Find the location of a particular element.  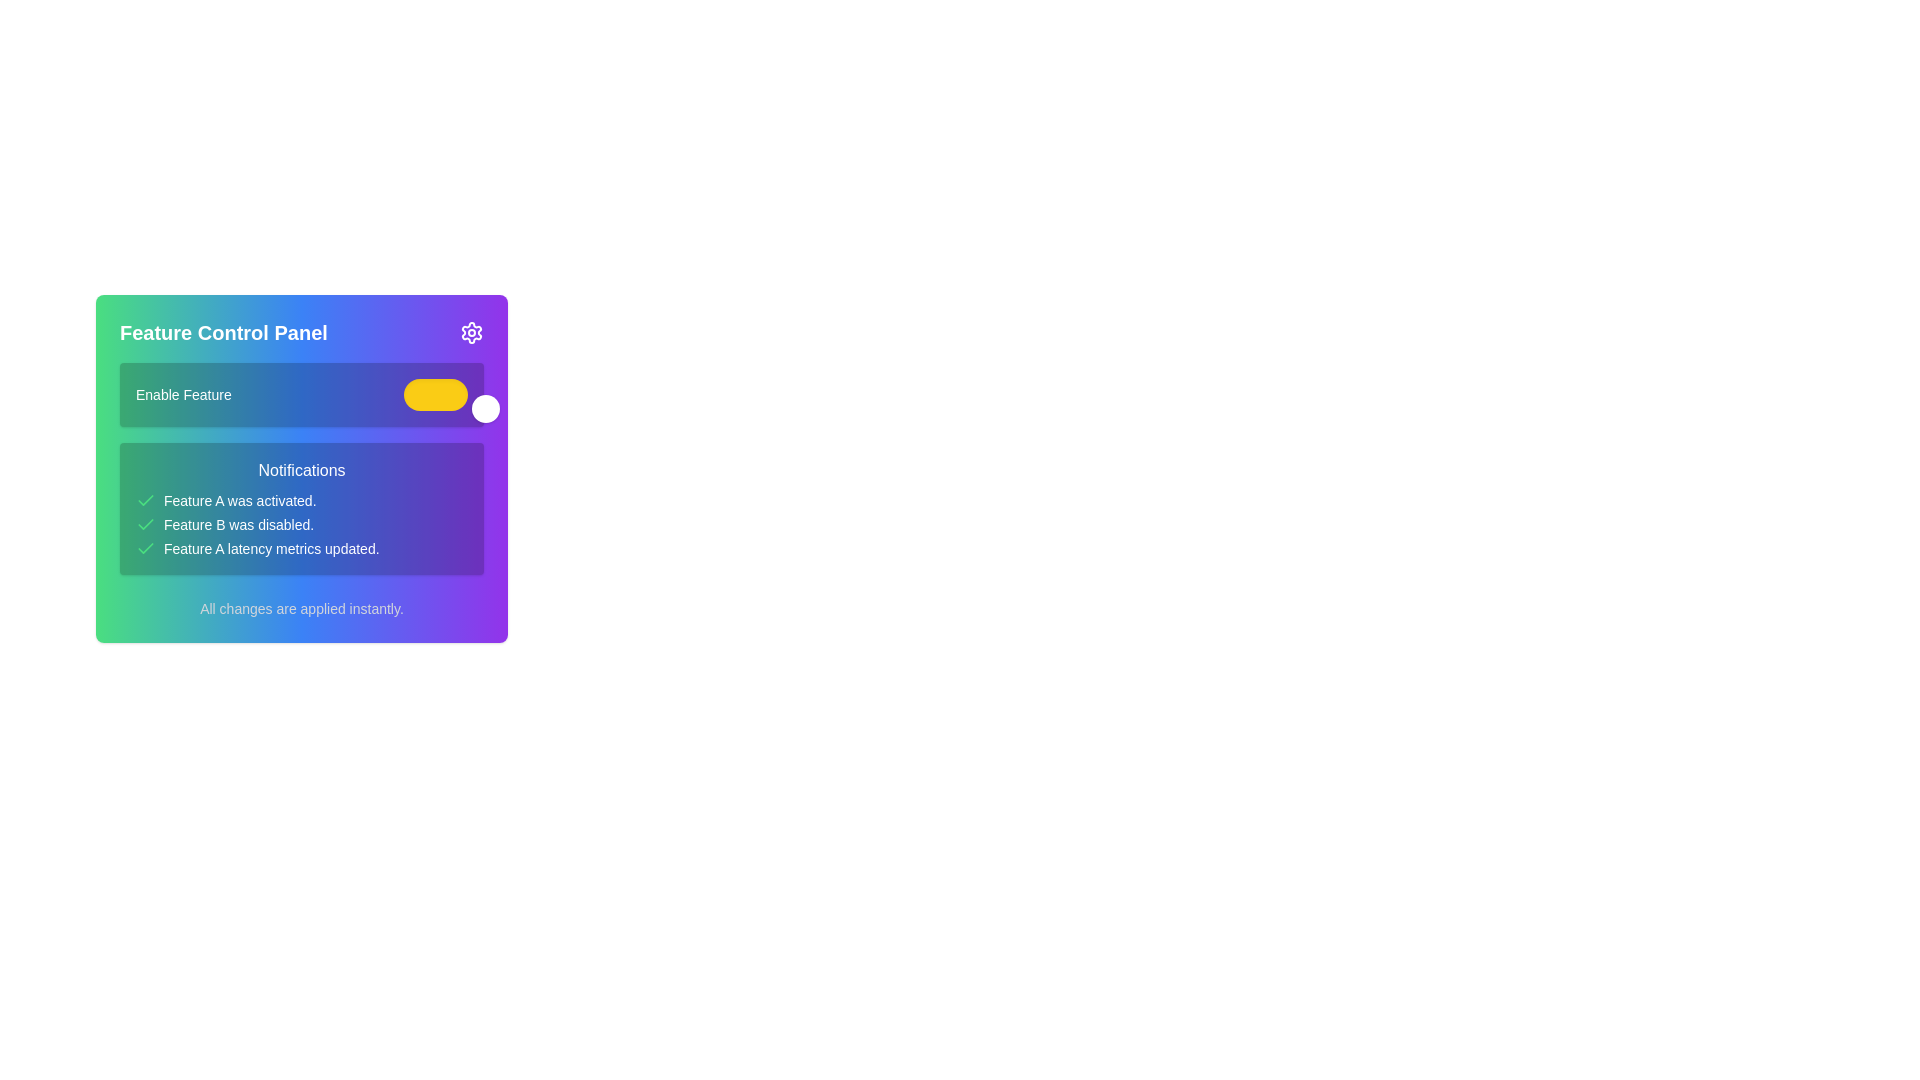

the notification text 'Feature A was activated.' is located at coordinates (301, 500).